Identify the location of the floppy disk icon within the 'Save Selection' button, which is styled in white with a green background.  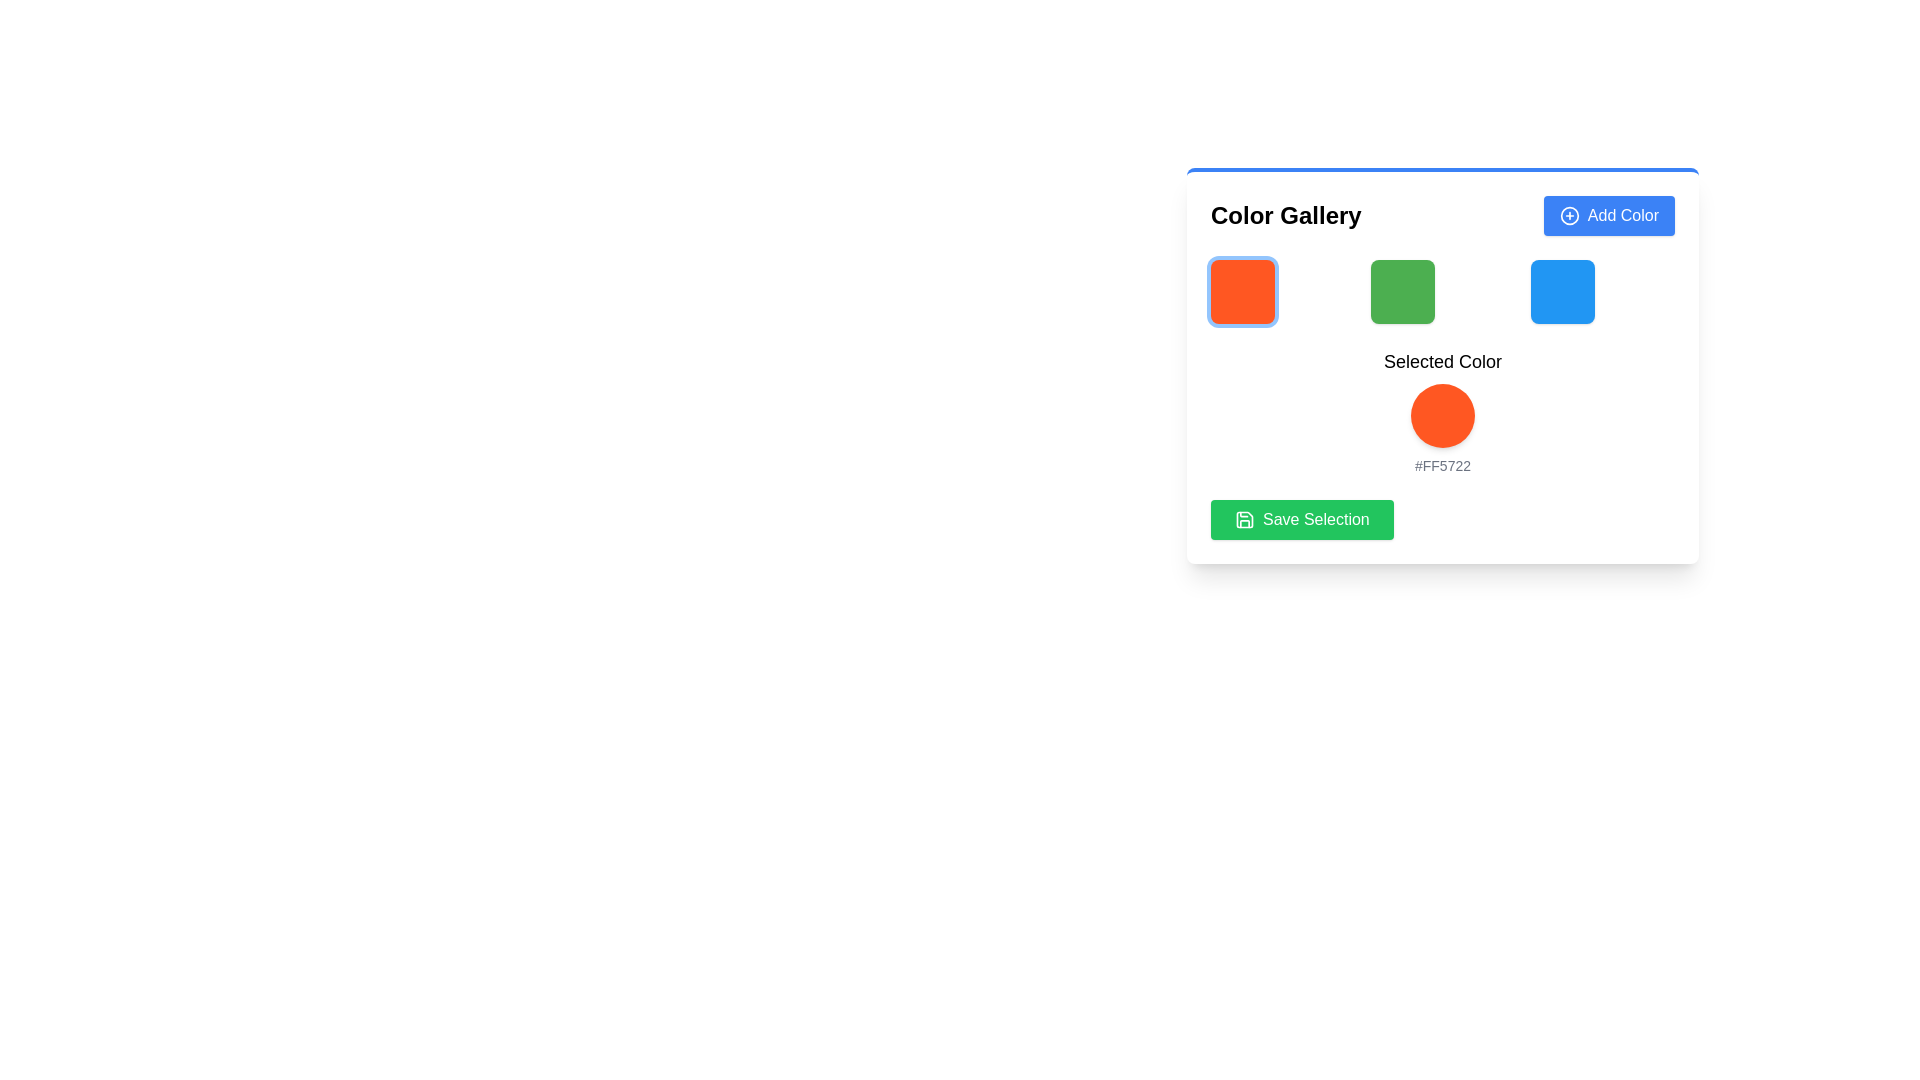
(1243, 519).